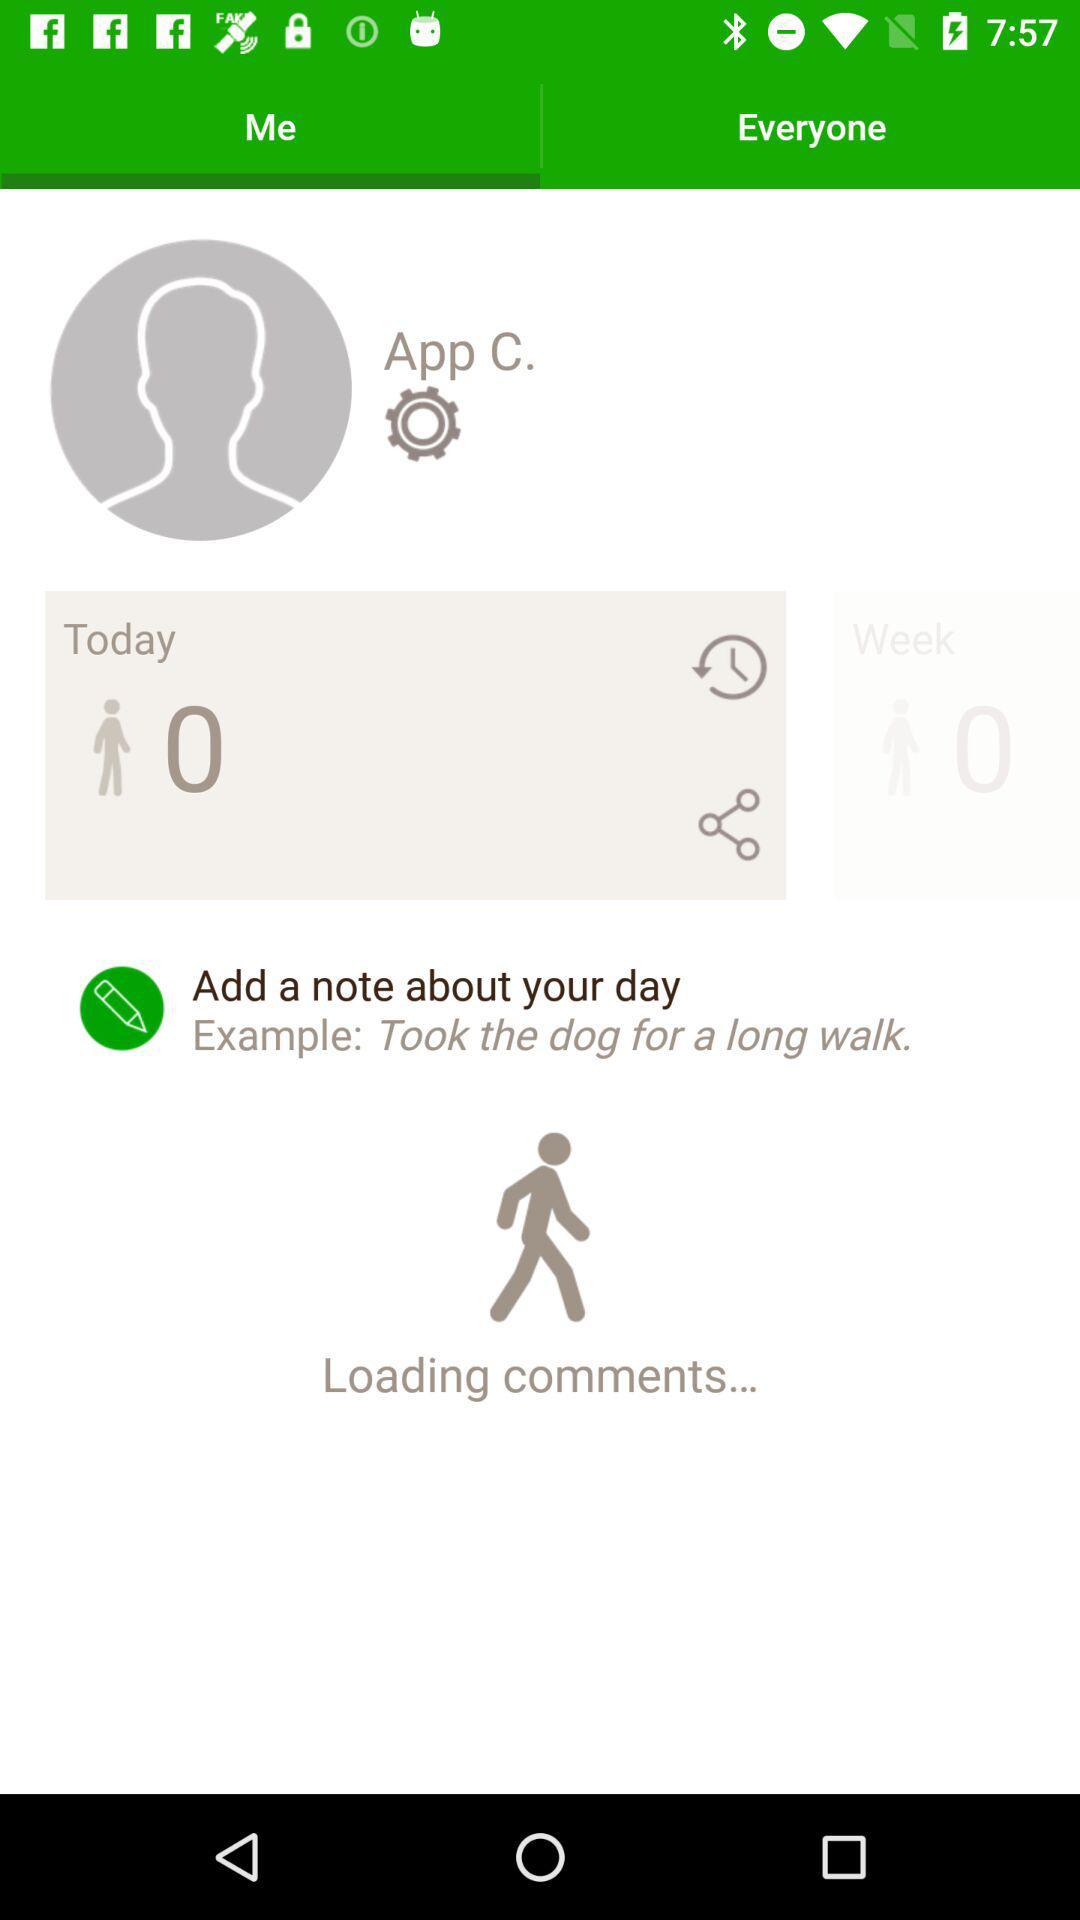 The height and width of the screenshot is (1920, 1080). What do you see at coordinates (540, 1008) in the screenshot?
I see `add a note icon` at bounding box center [540, 1008].